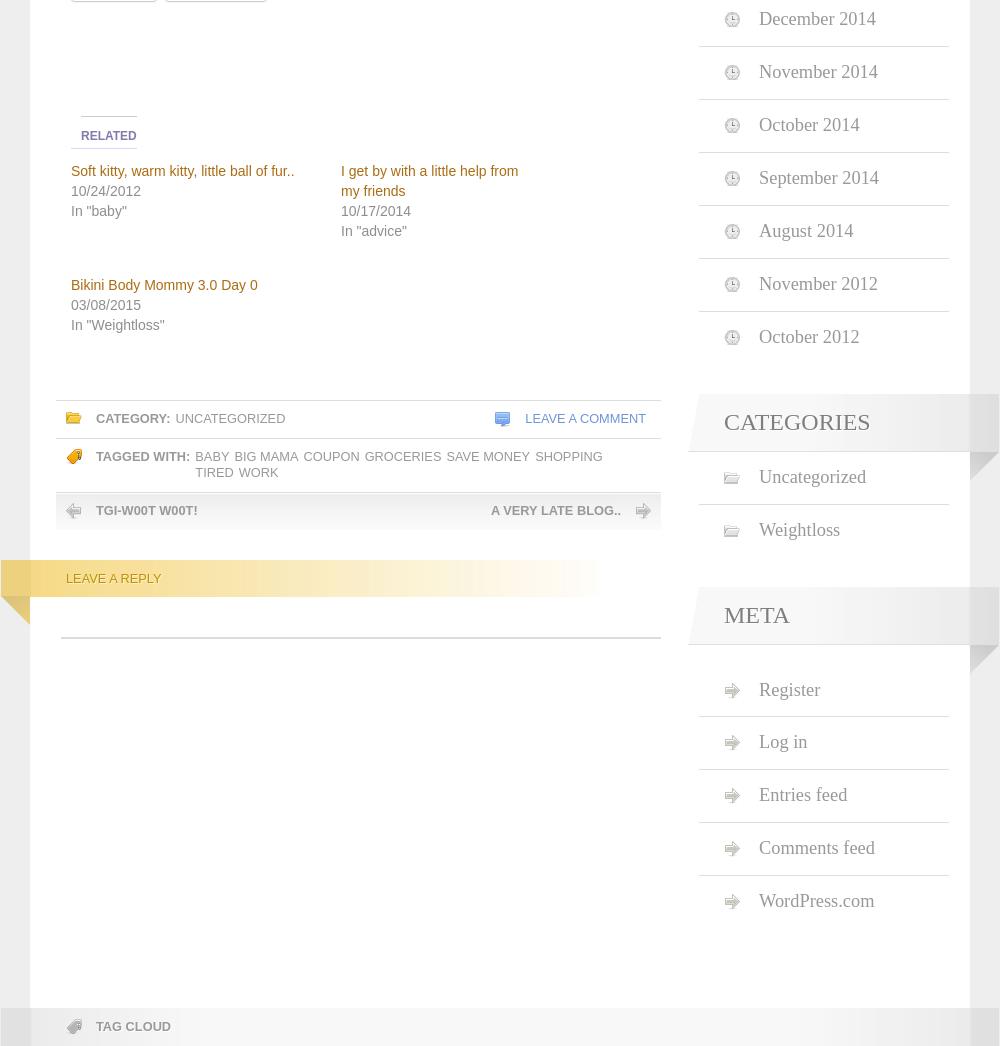 Image resolution: width=1000 pixels, height=1046 pixels. I want to click on 'Log in', so click(759, 741).